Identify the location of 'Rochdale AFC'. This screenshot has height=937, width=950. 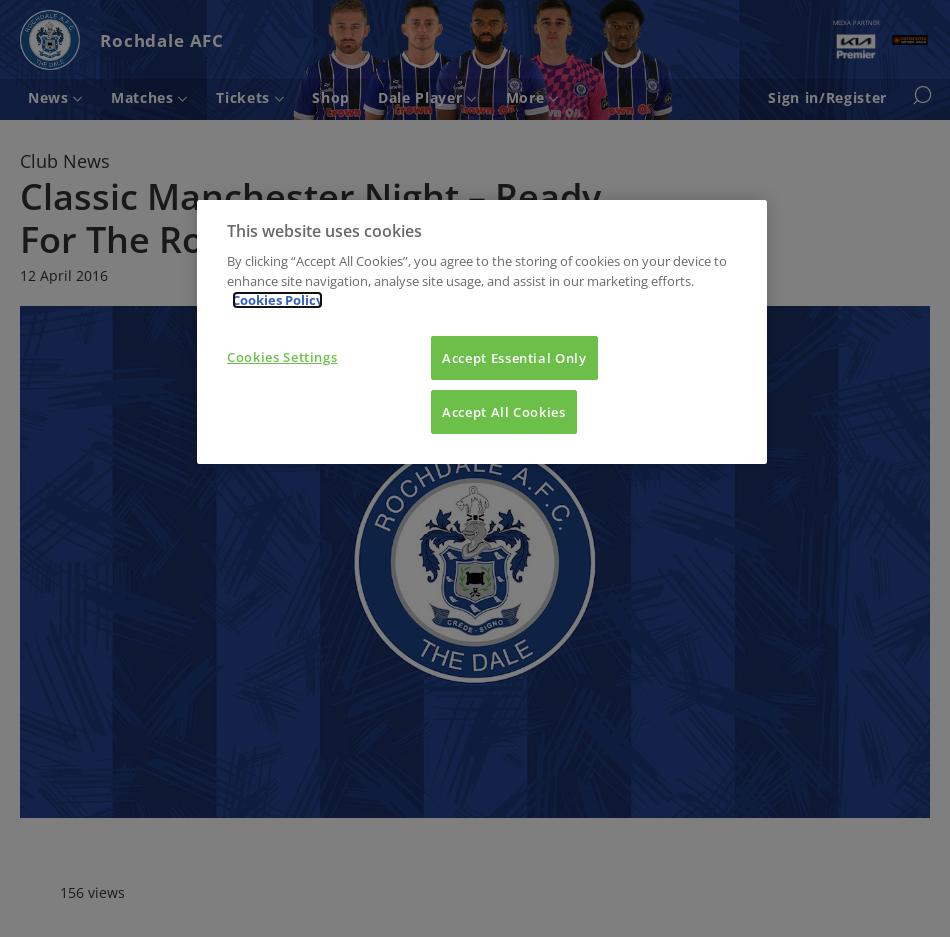
(161, 39).